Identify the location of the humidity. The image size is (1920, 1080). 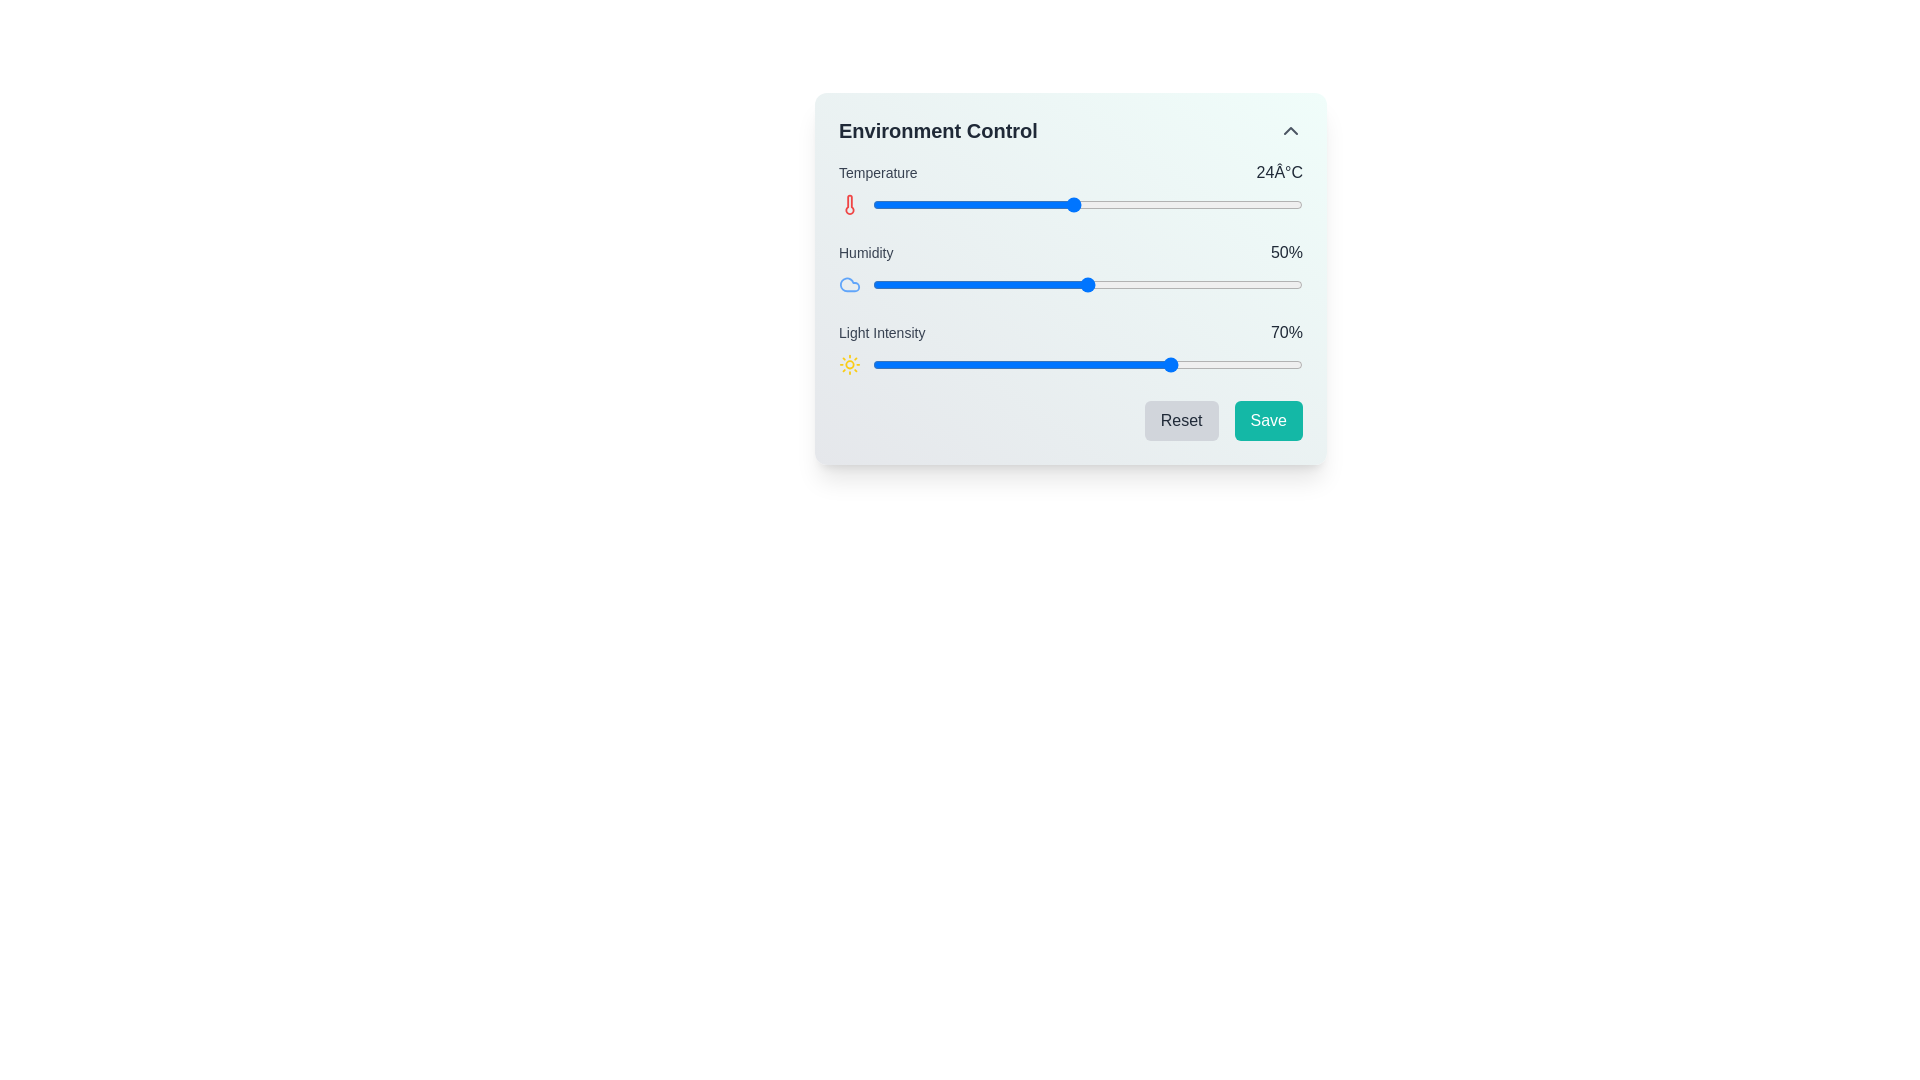
(897, 285).